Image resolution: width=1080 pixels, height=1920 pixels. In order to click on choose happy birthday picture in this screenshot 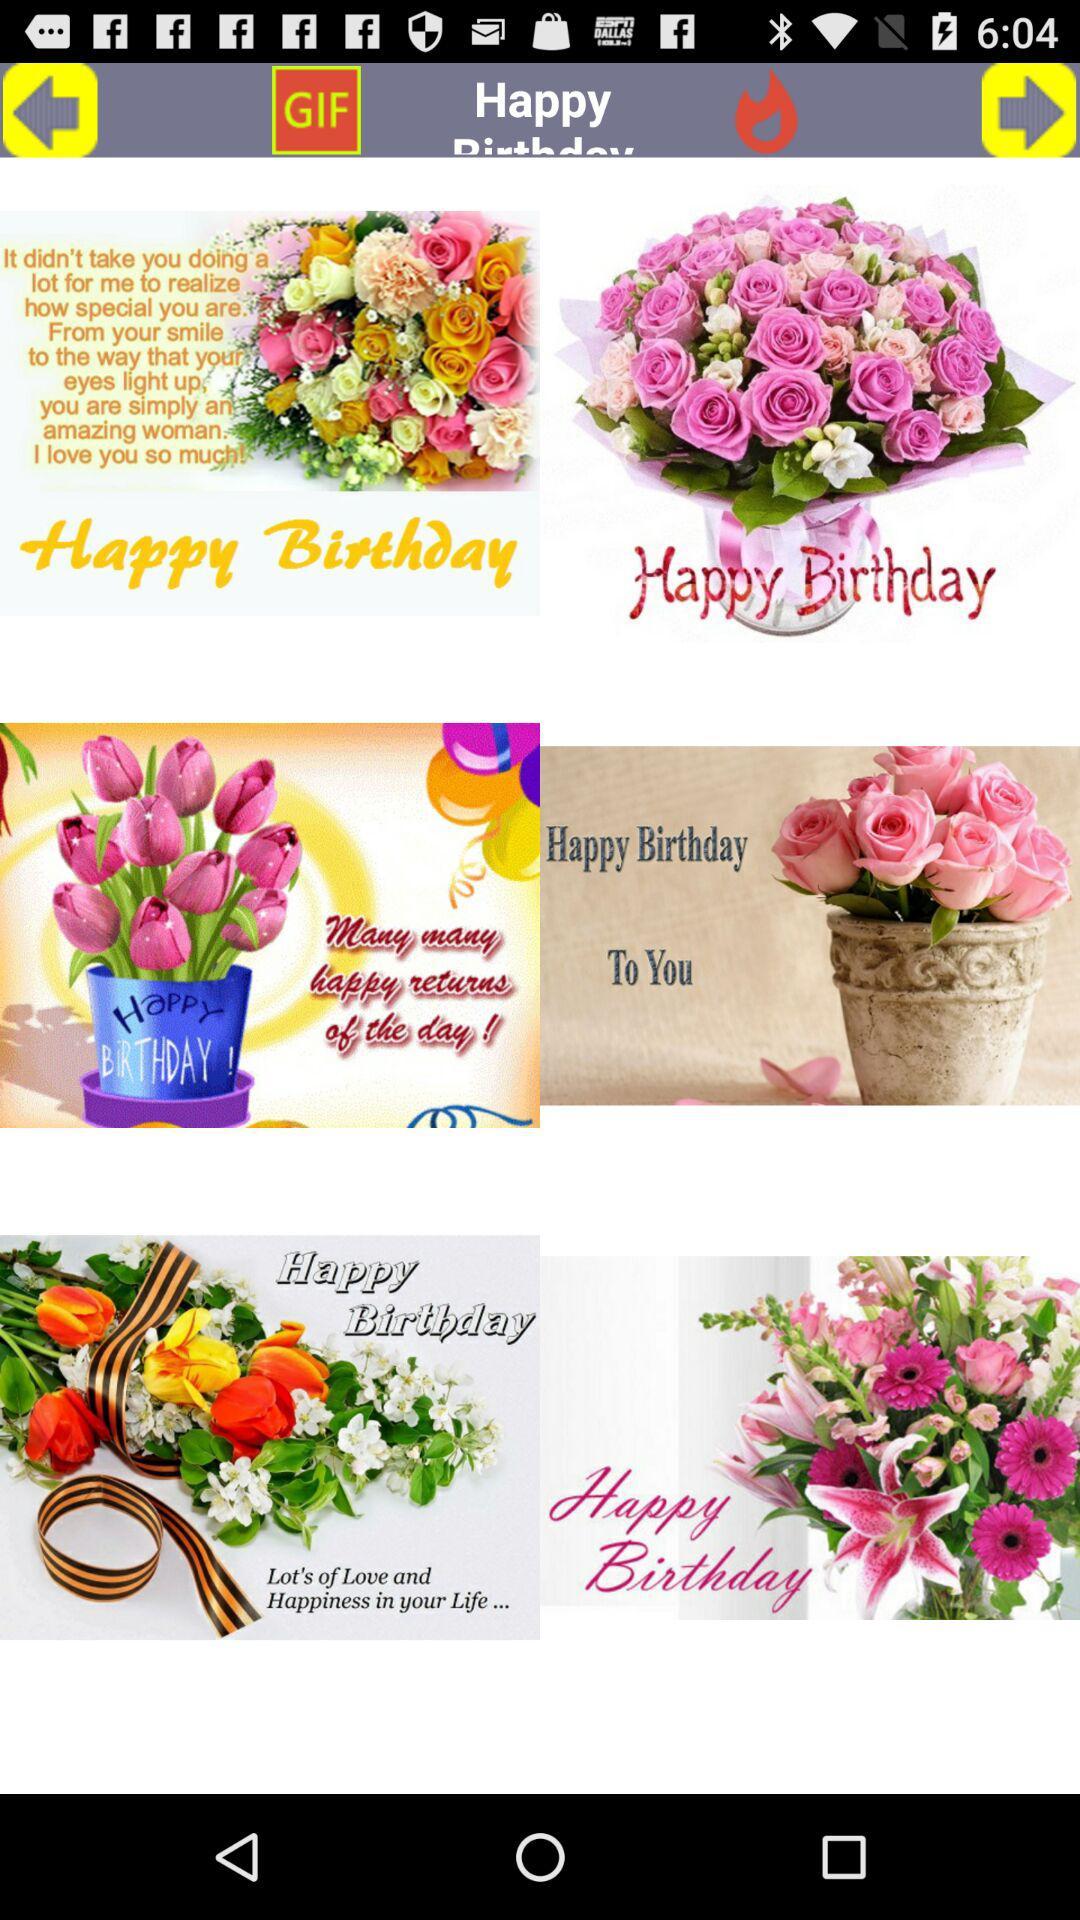, I will do `click(810, 1437)`.